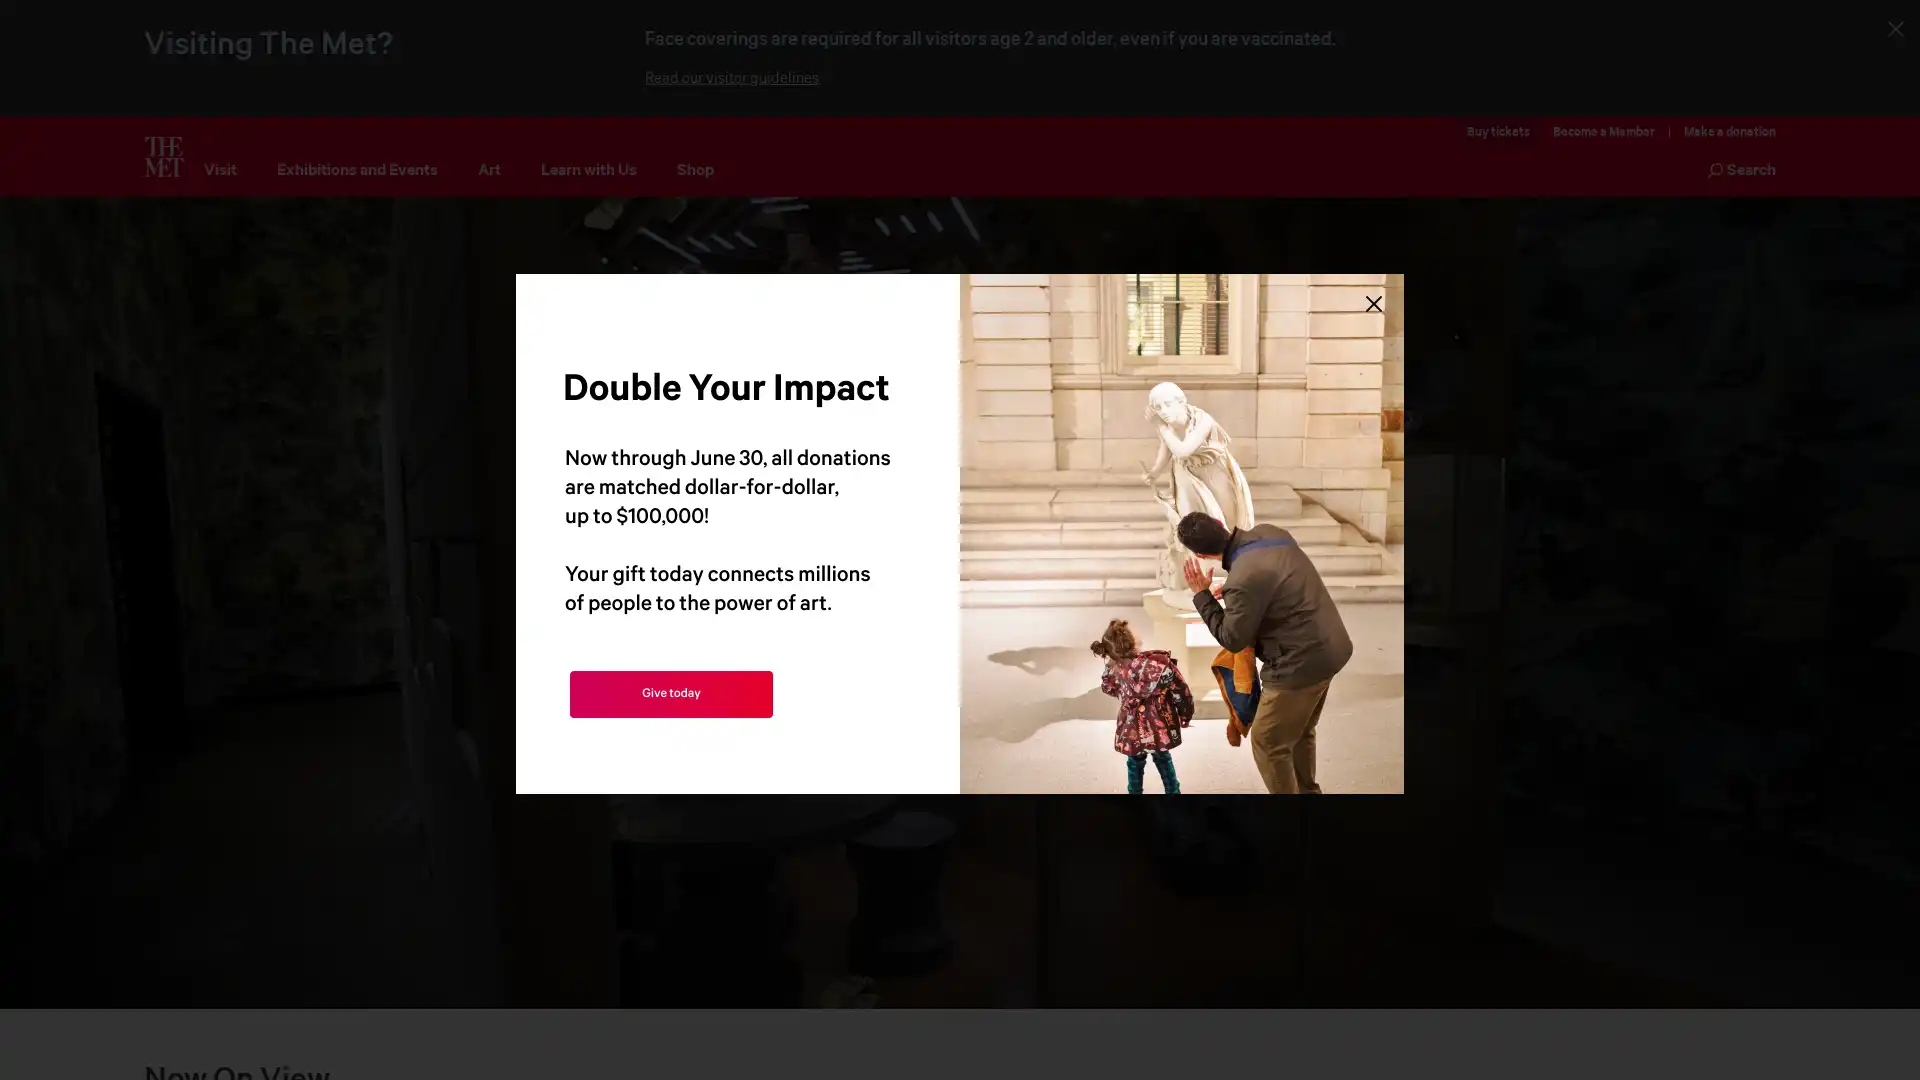 This screenshot has width=1920, height=1080. I want to click on Search, so click(1740, 170).